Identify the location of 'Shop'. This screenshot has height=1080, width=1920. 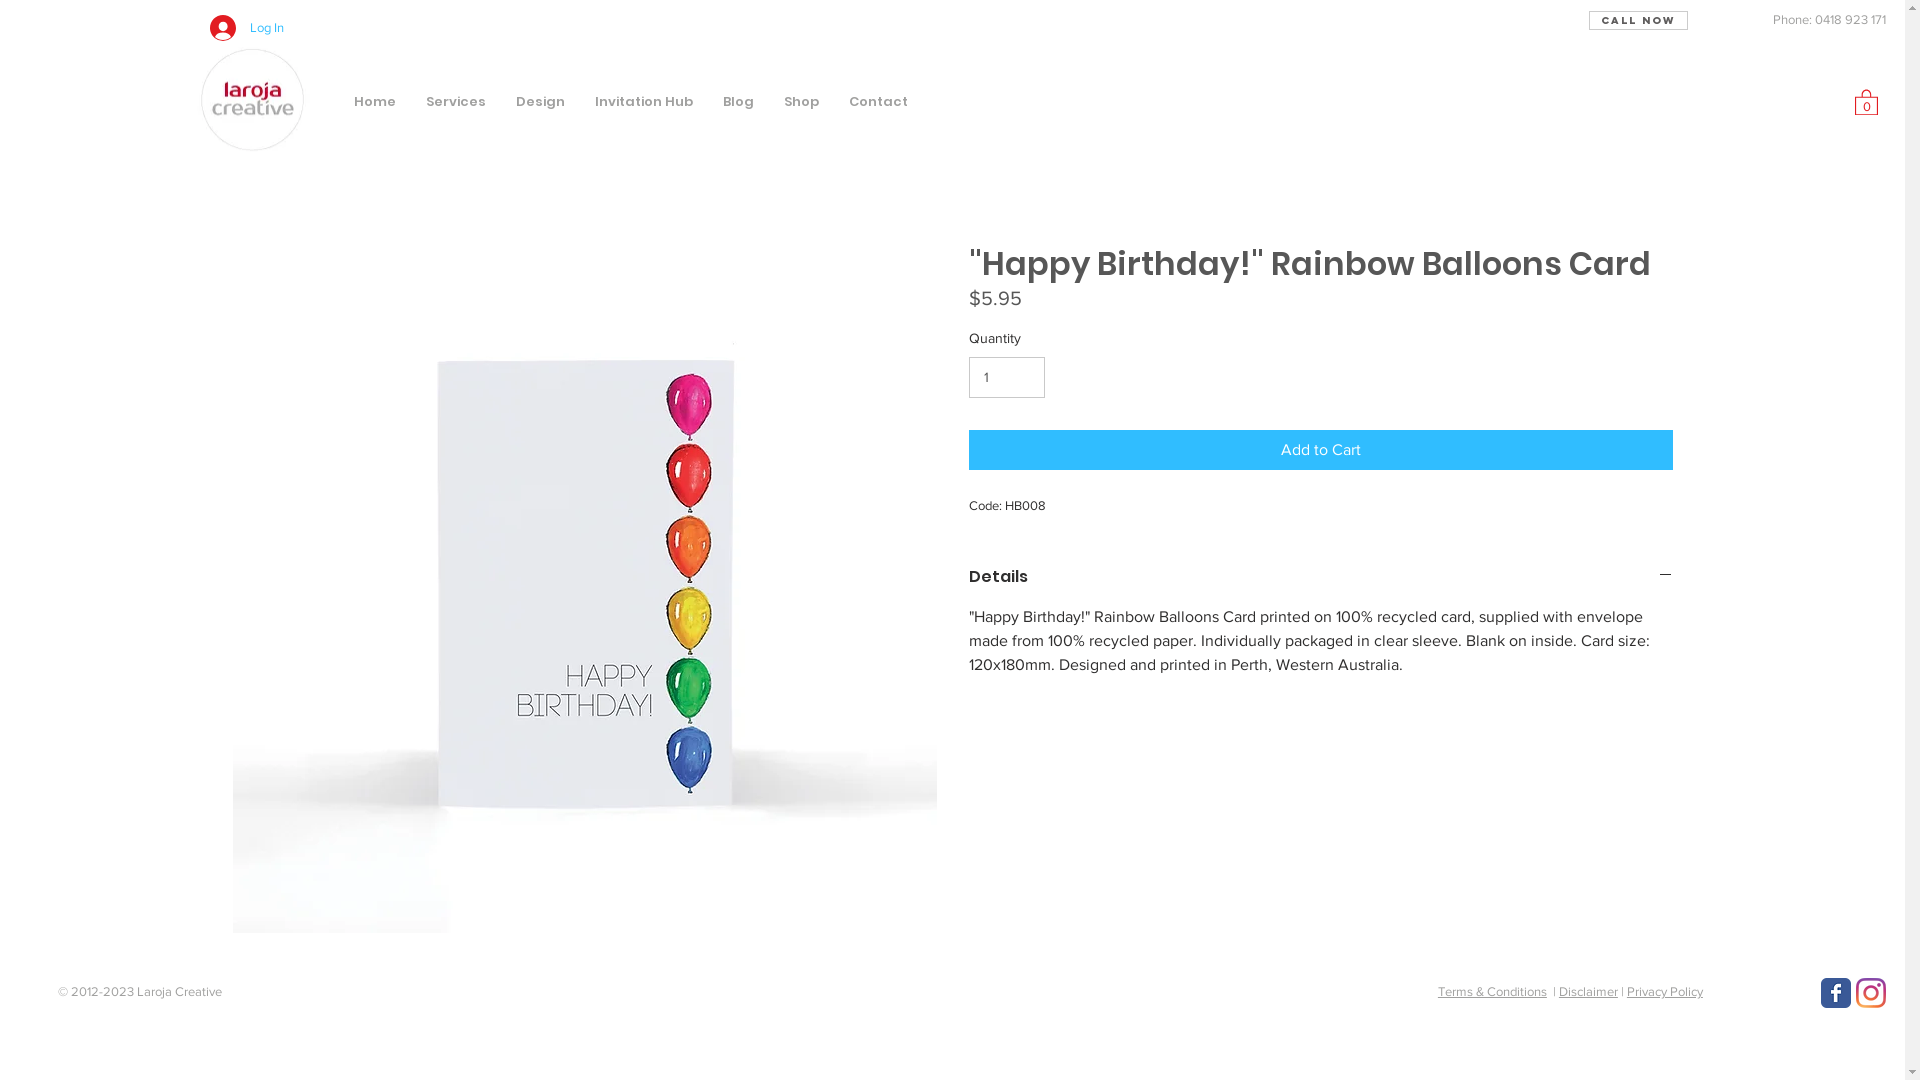
(801, 100).